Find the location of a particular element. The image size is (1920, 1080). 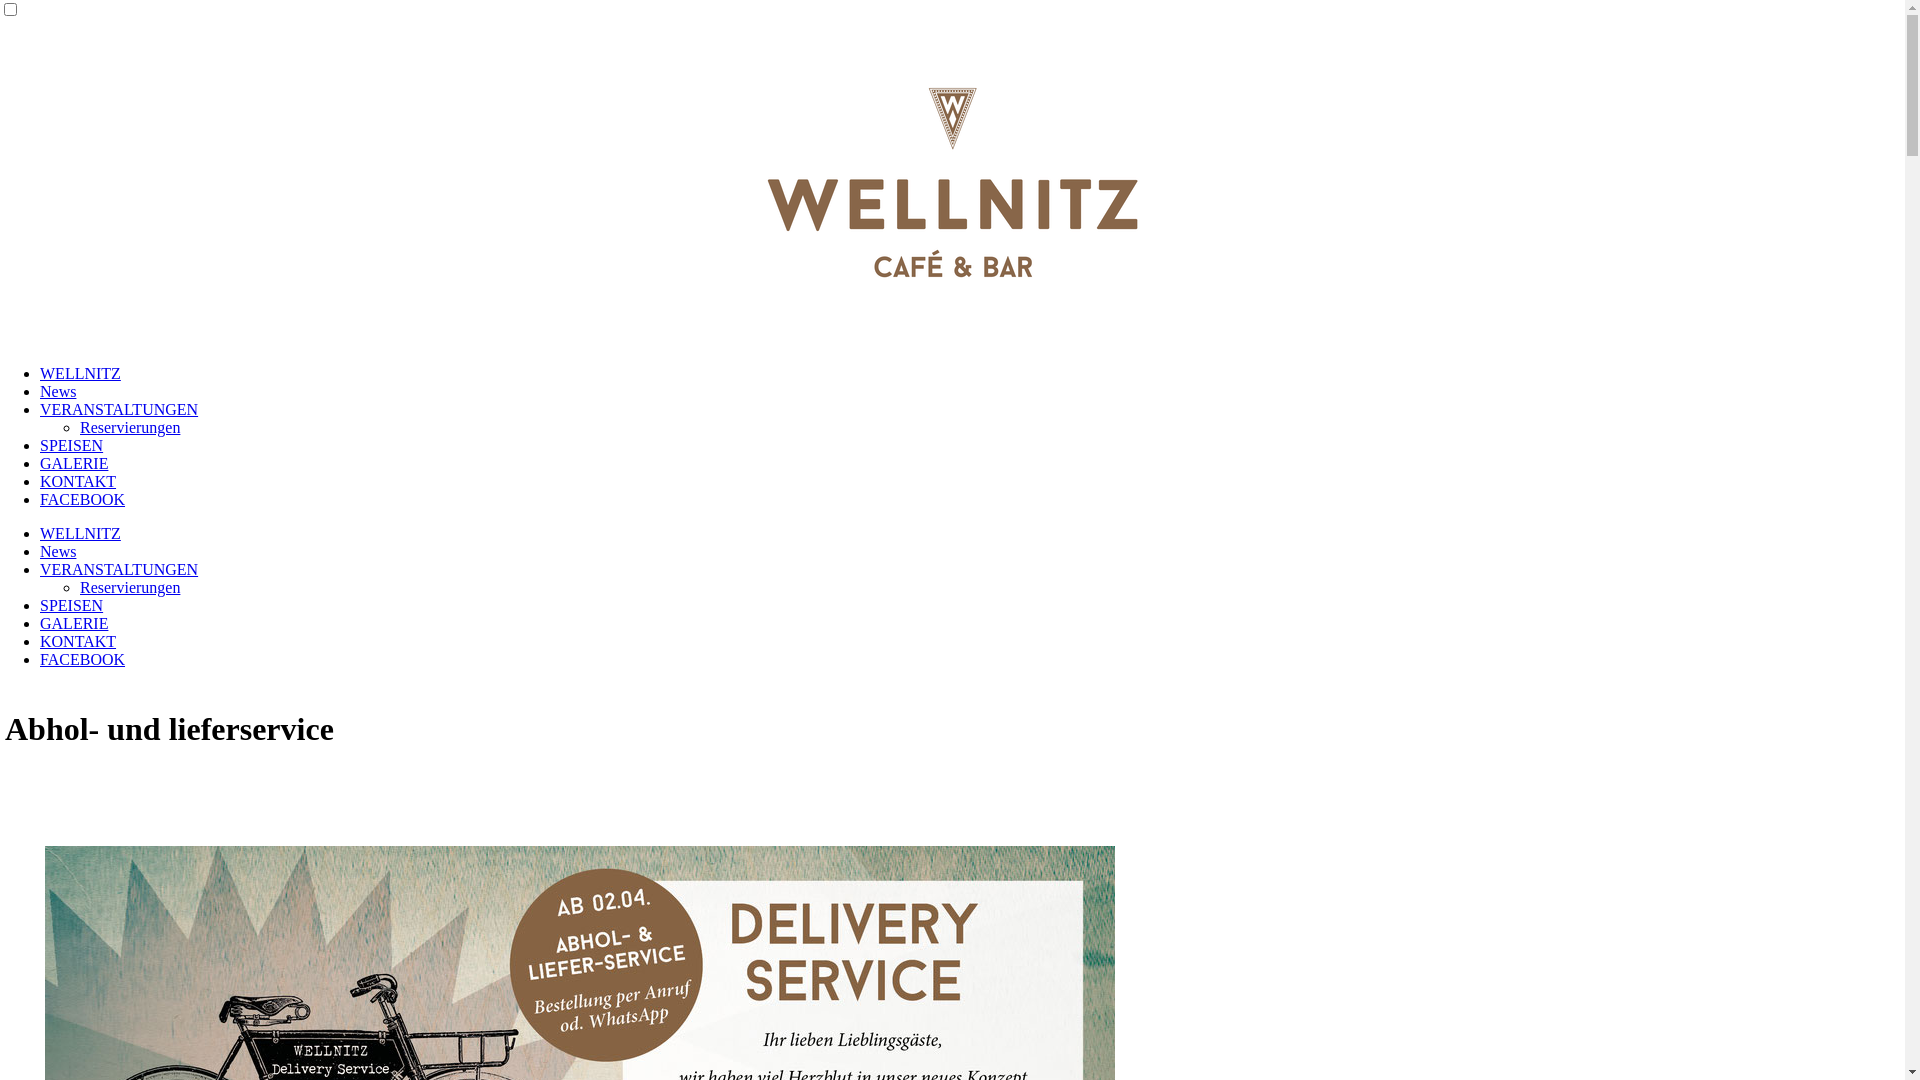

'FACEBOOK' is located at coordinates (81, 659).